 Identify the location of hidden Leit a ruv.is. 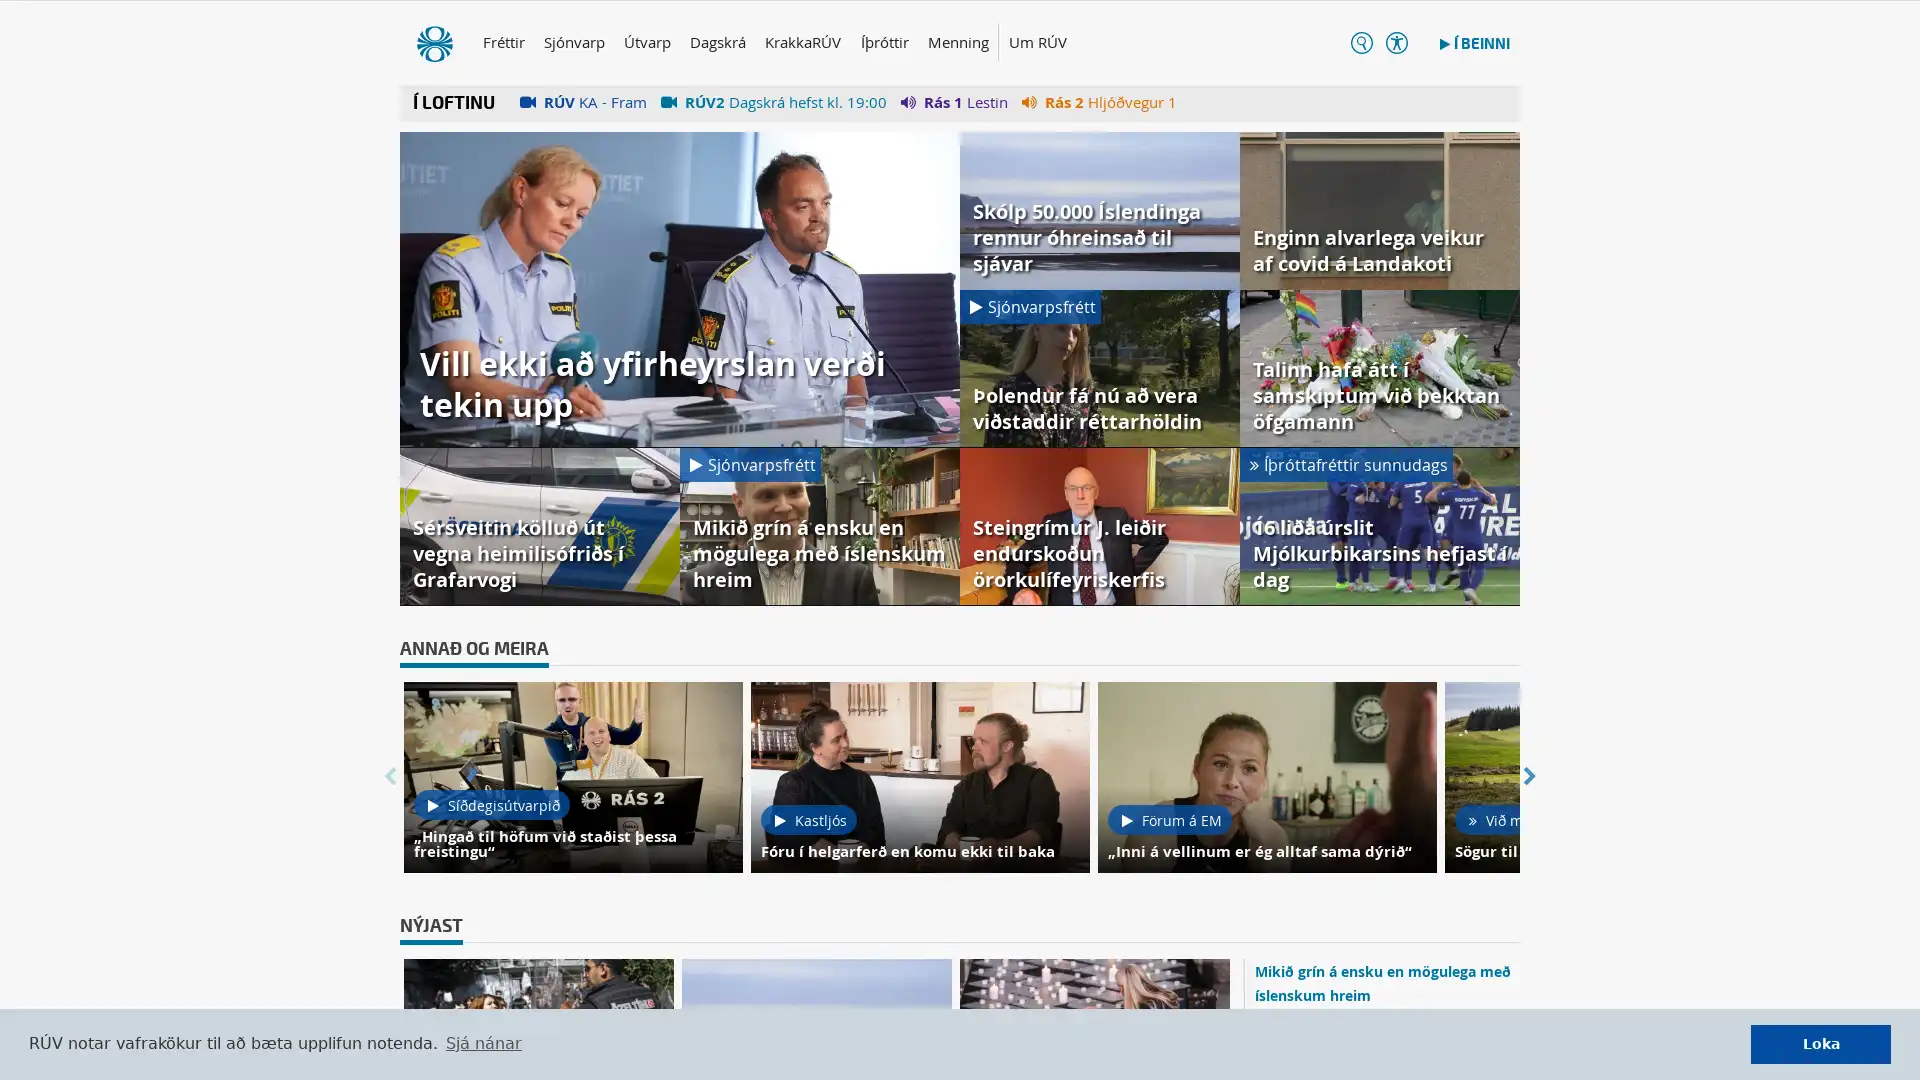
(1342, 45).